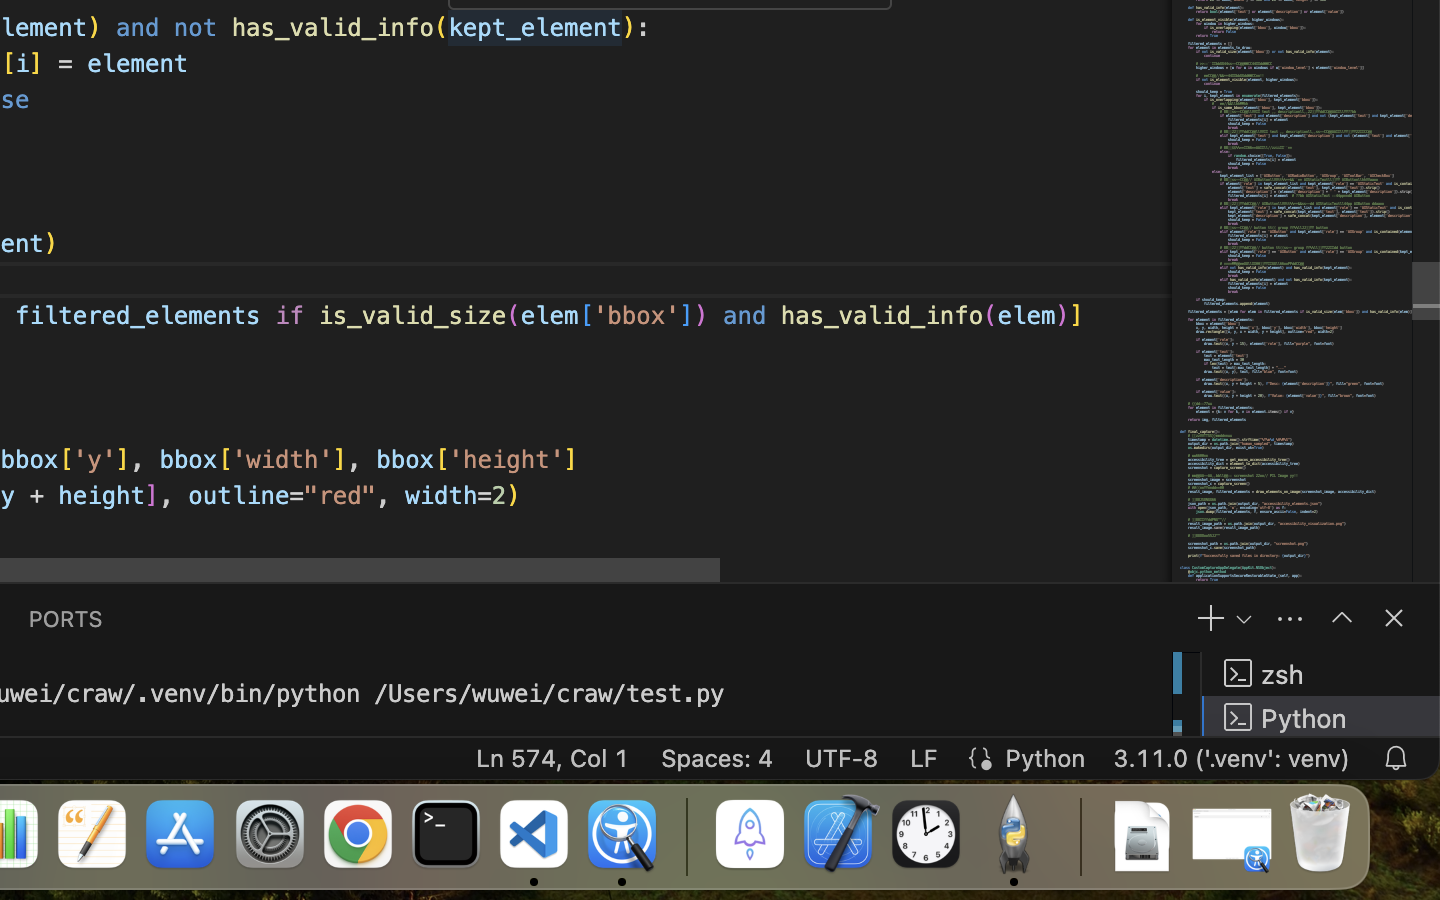  Describe the element at coordinates (65, 618) in the screenshot. I see `'0 PORTS'` at that location.